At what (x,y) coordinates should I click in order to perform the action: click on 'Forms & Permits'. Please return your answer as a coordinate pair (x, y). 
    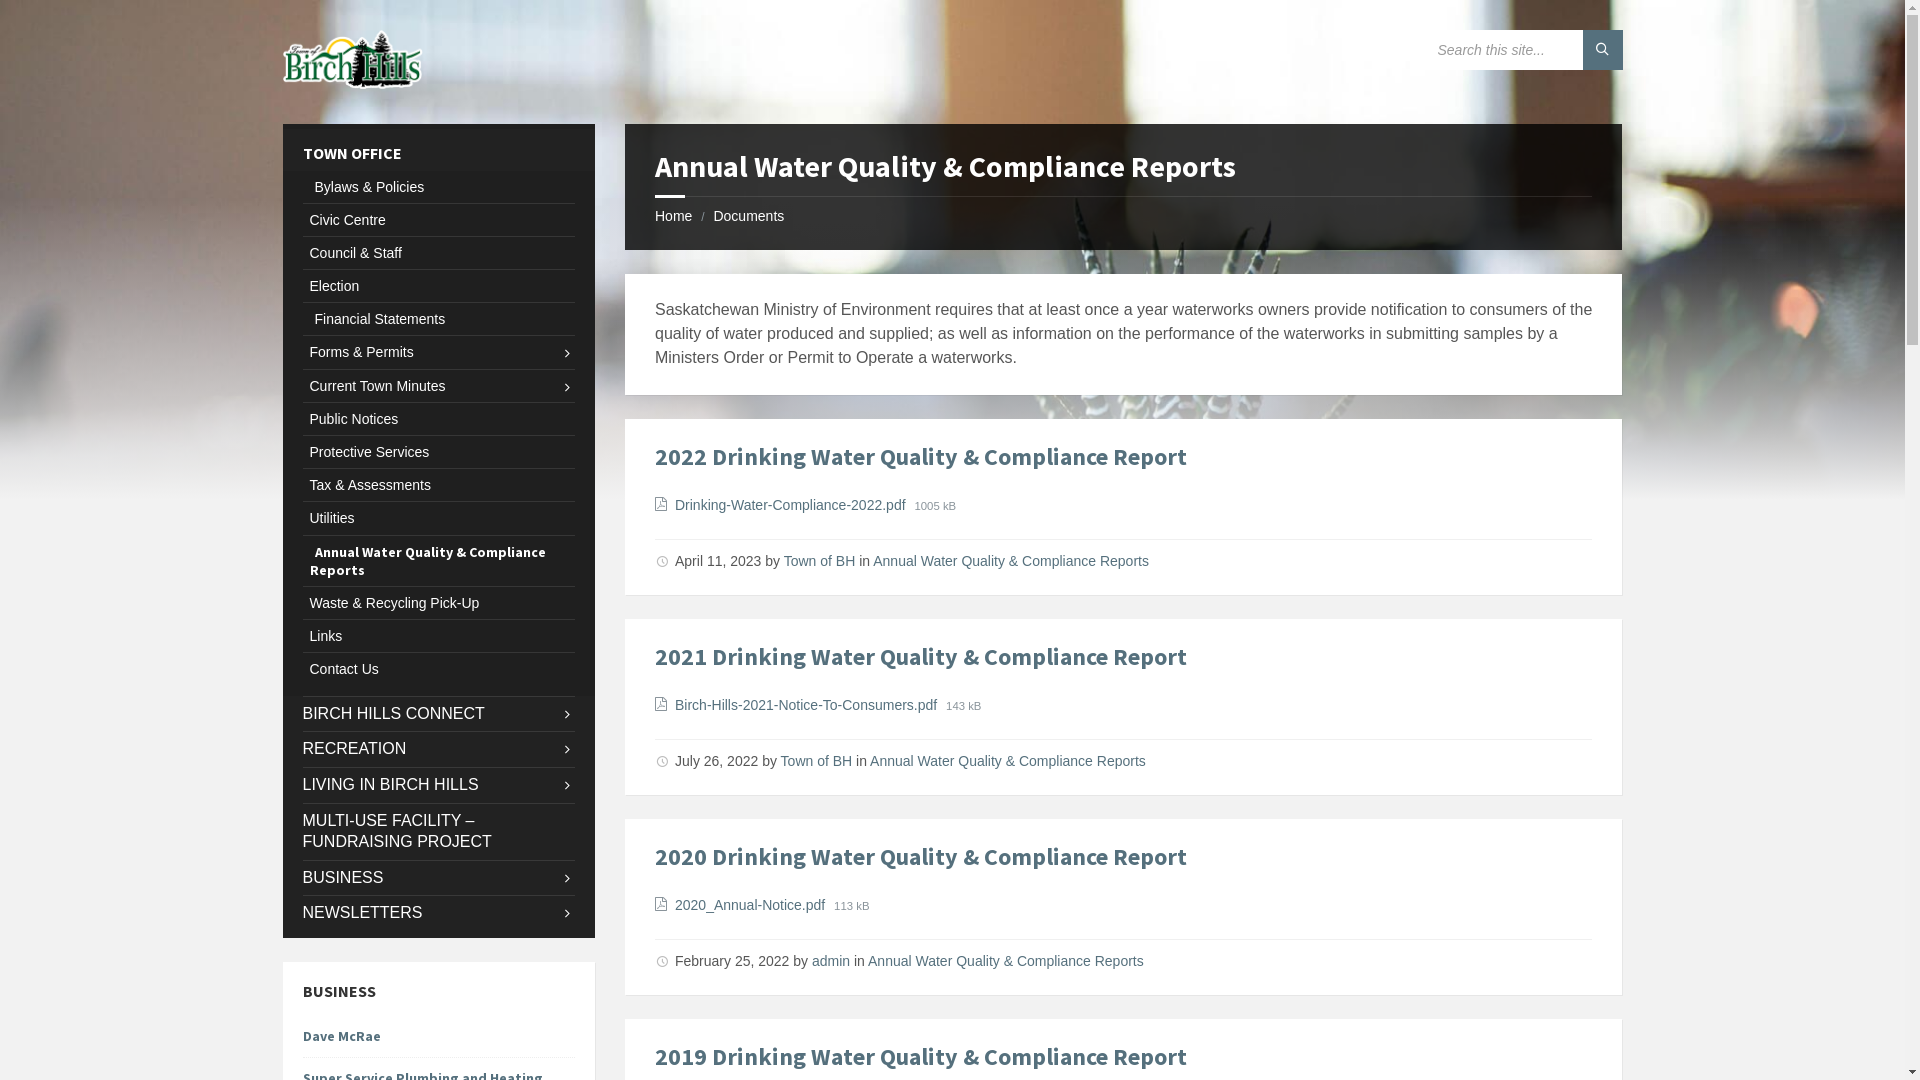
    Looking at the image, I should click on (436, 350).